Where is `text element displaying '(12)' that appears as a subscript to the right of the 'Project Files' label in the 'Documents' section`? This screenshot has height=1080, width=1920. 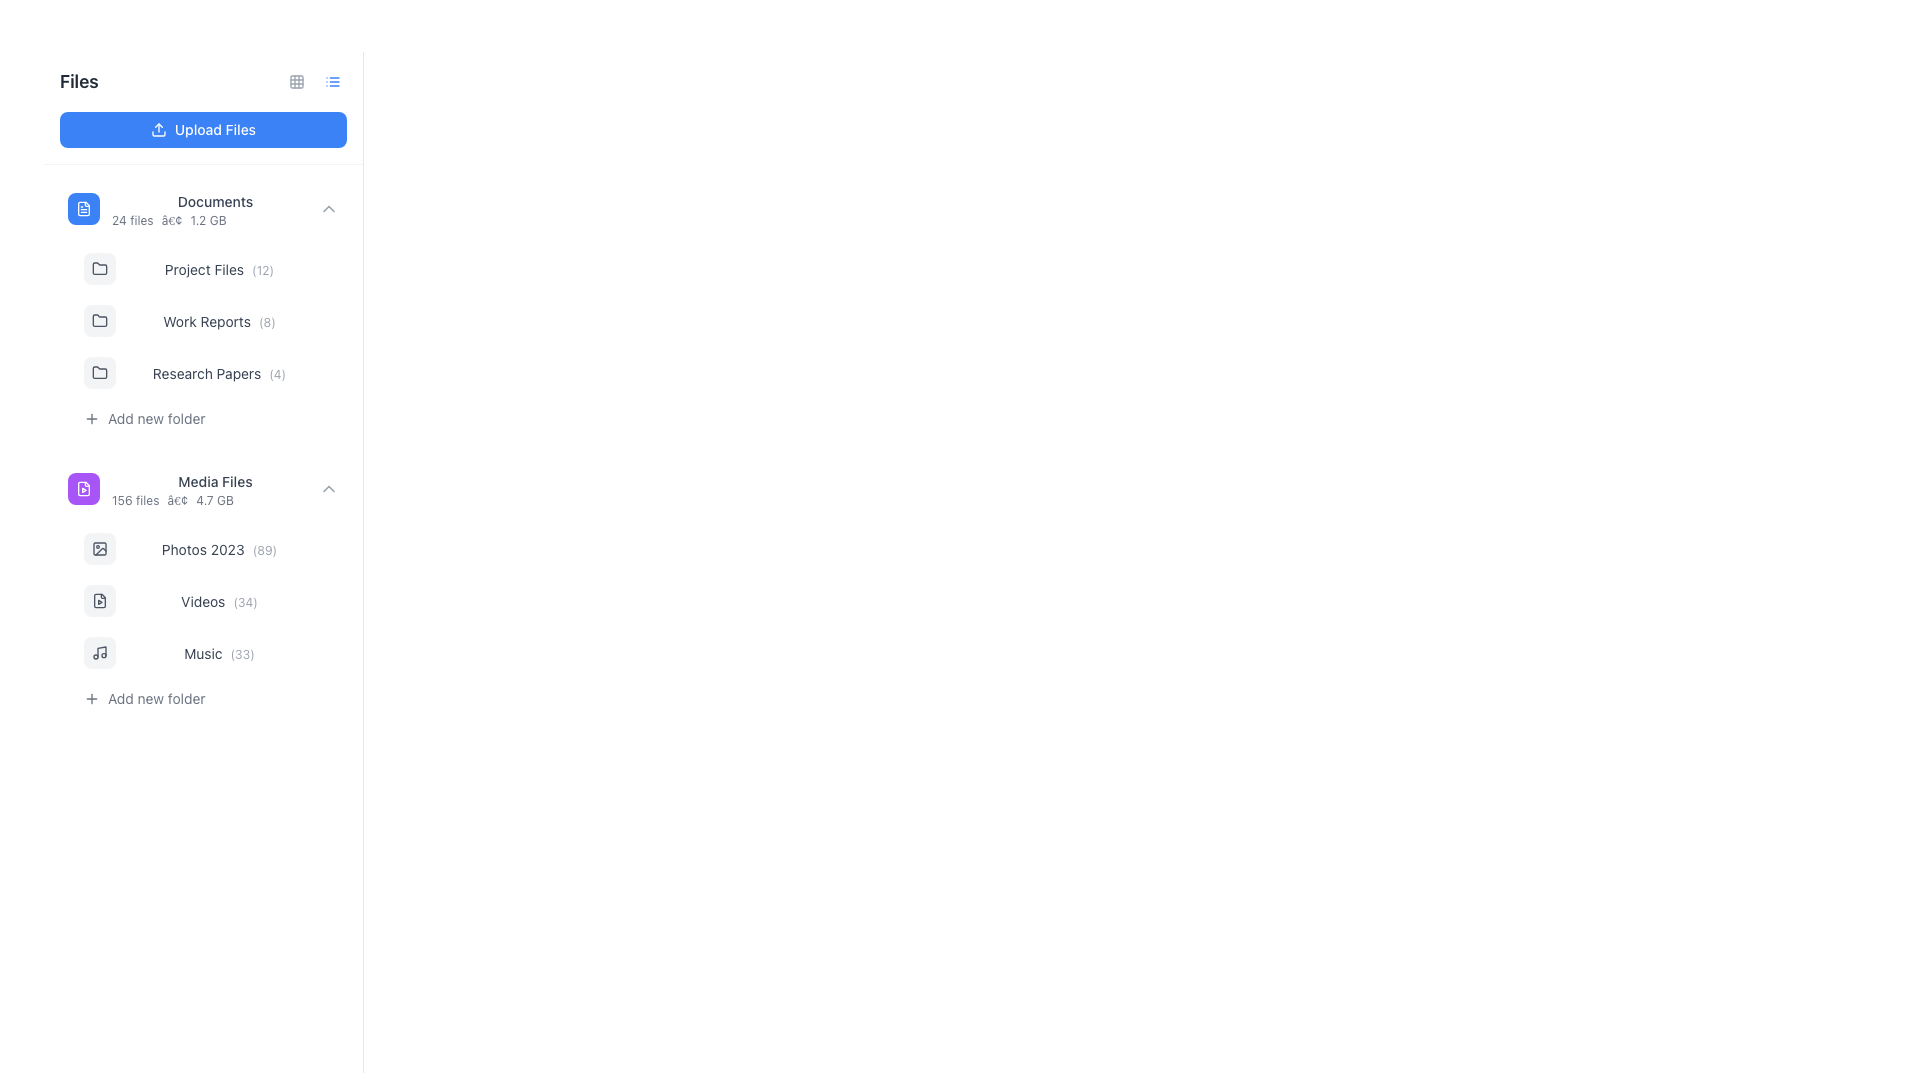 text element displaying '(12)' that appears as a subscript to the right of the 'Project Files' label in the 'Documents' section is located at coordinates (262, 270).